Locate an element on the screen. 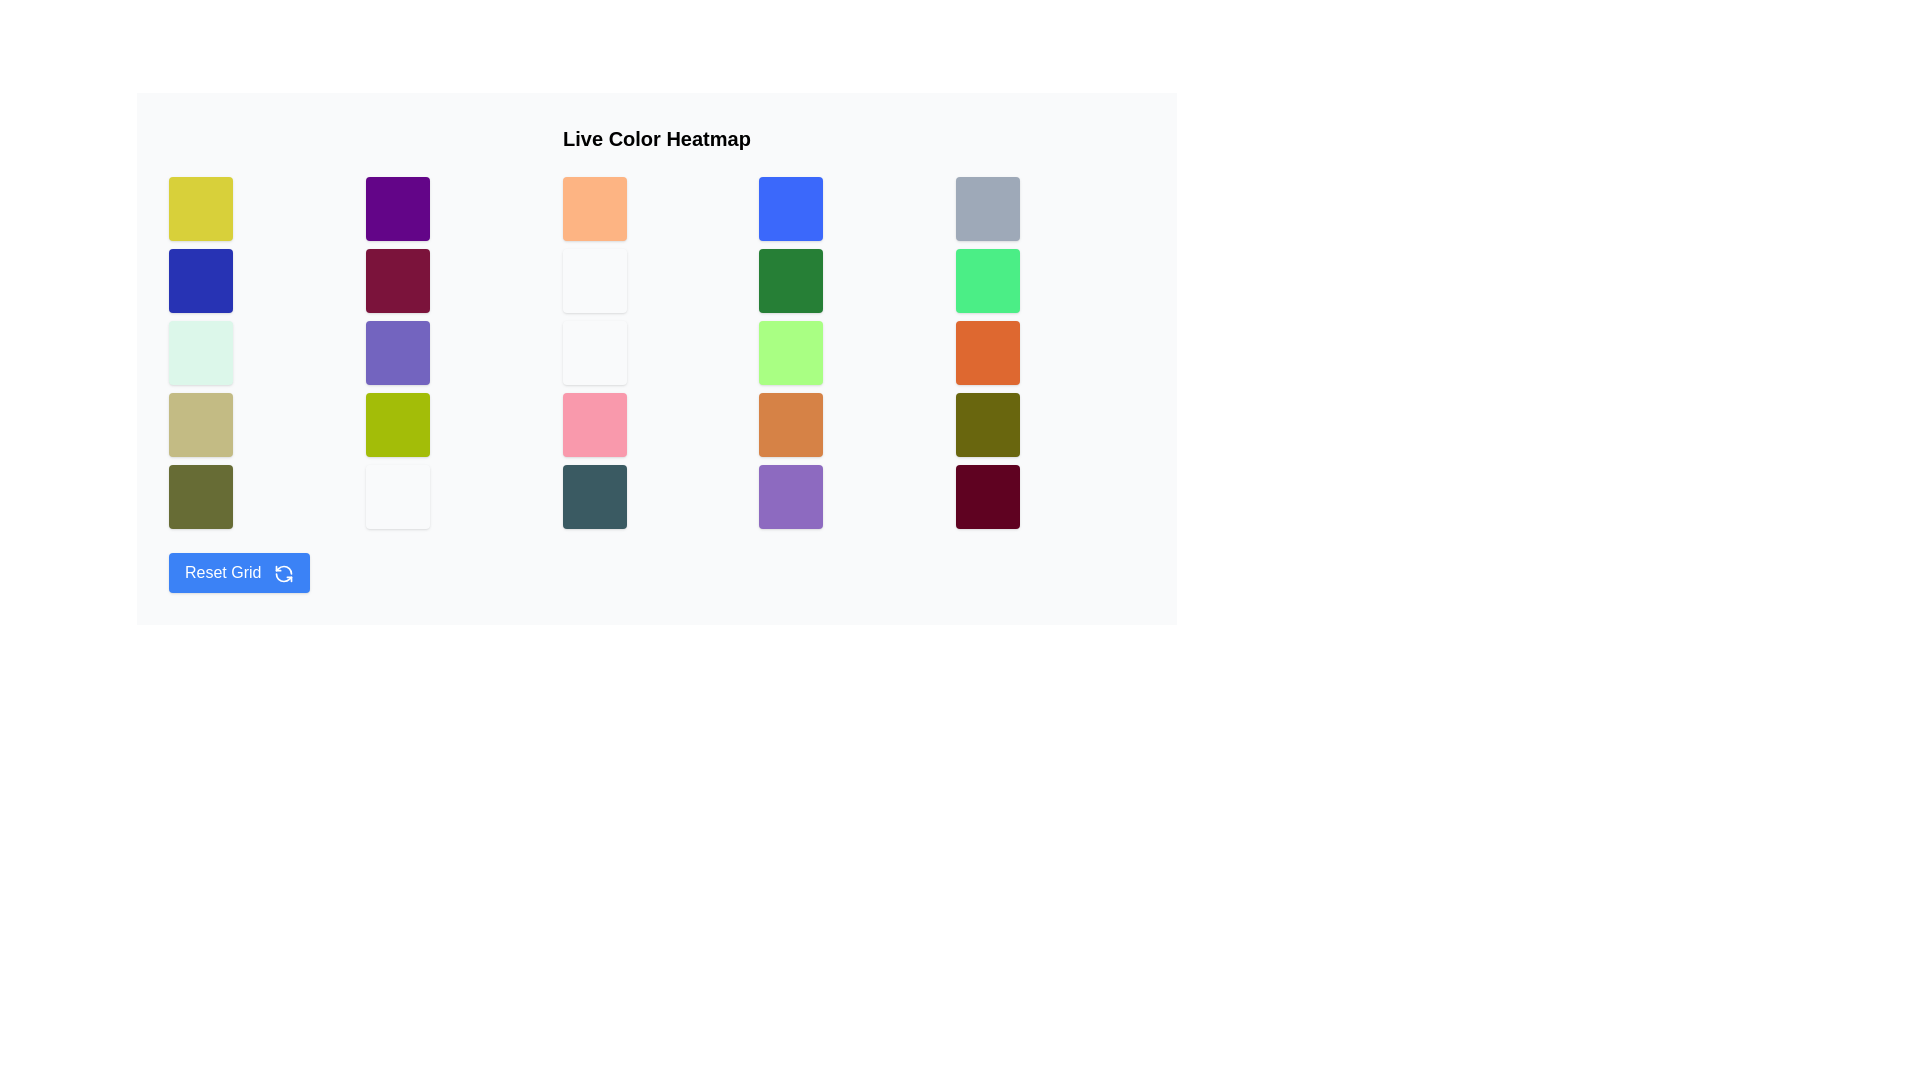 This screenshot has height=1080, width=1920. the static visual element, a square with rounded corners and a vibrant green background located in the fifth column of the second row of the grid is located at coordinates (988, 281).